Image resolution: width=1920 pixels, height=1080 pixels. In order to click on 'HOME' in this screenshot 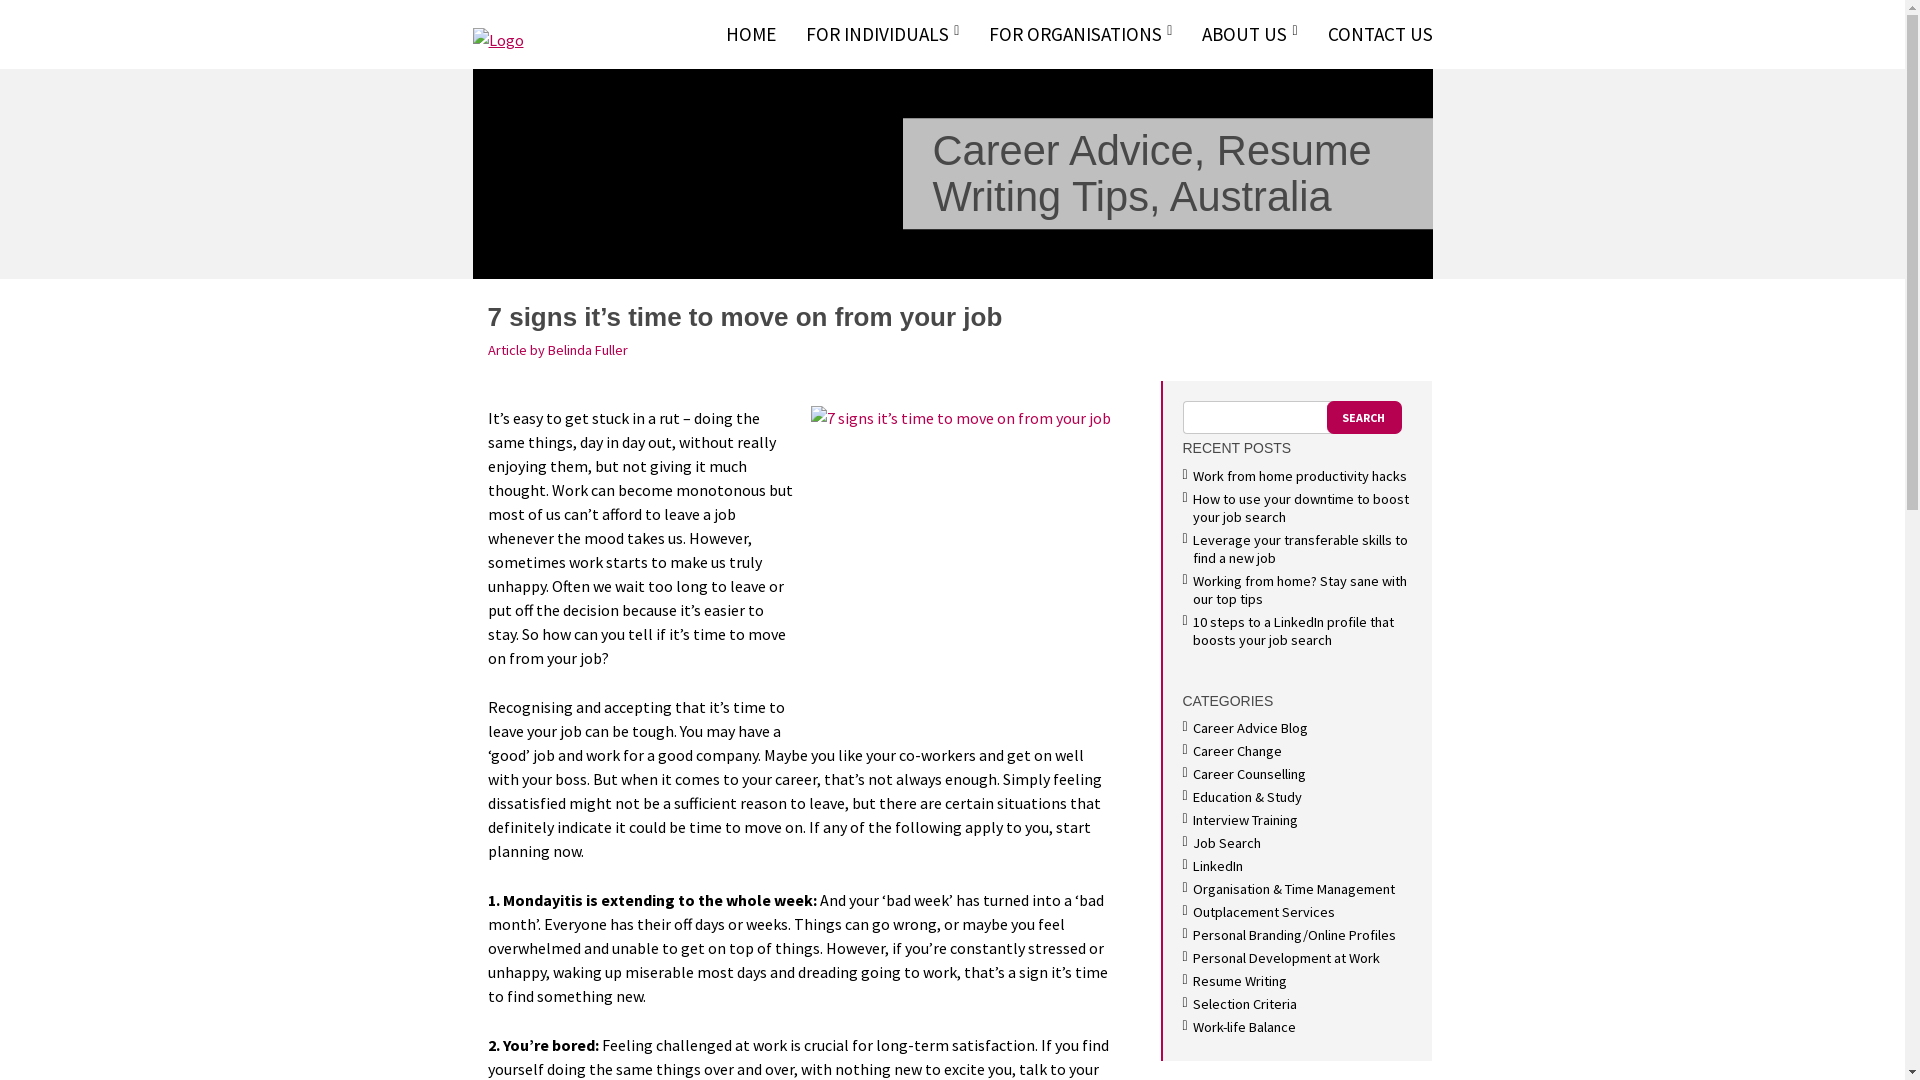, I will do `click(749, 34)`.